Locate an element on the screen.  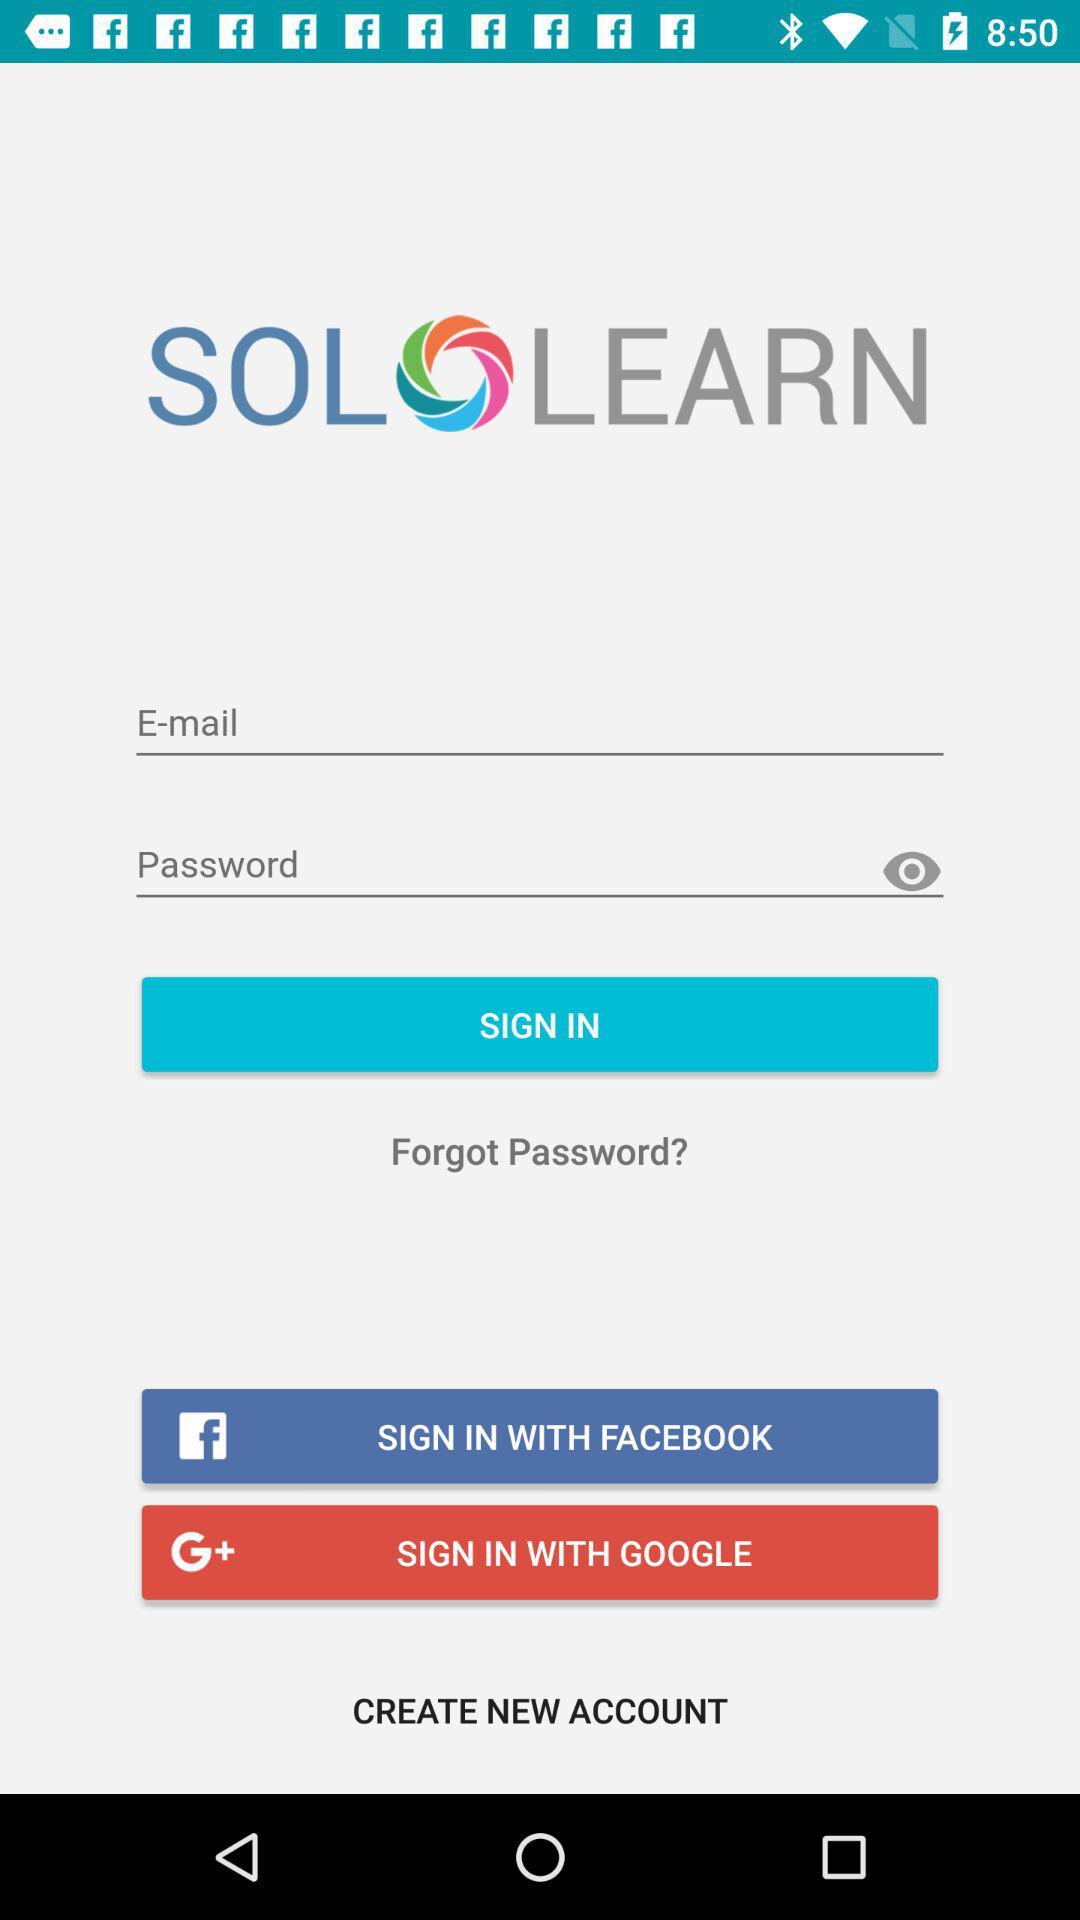
email/username is located at coordinates (540, 723).